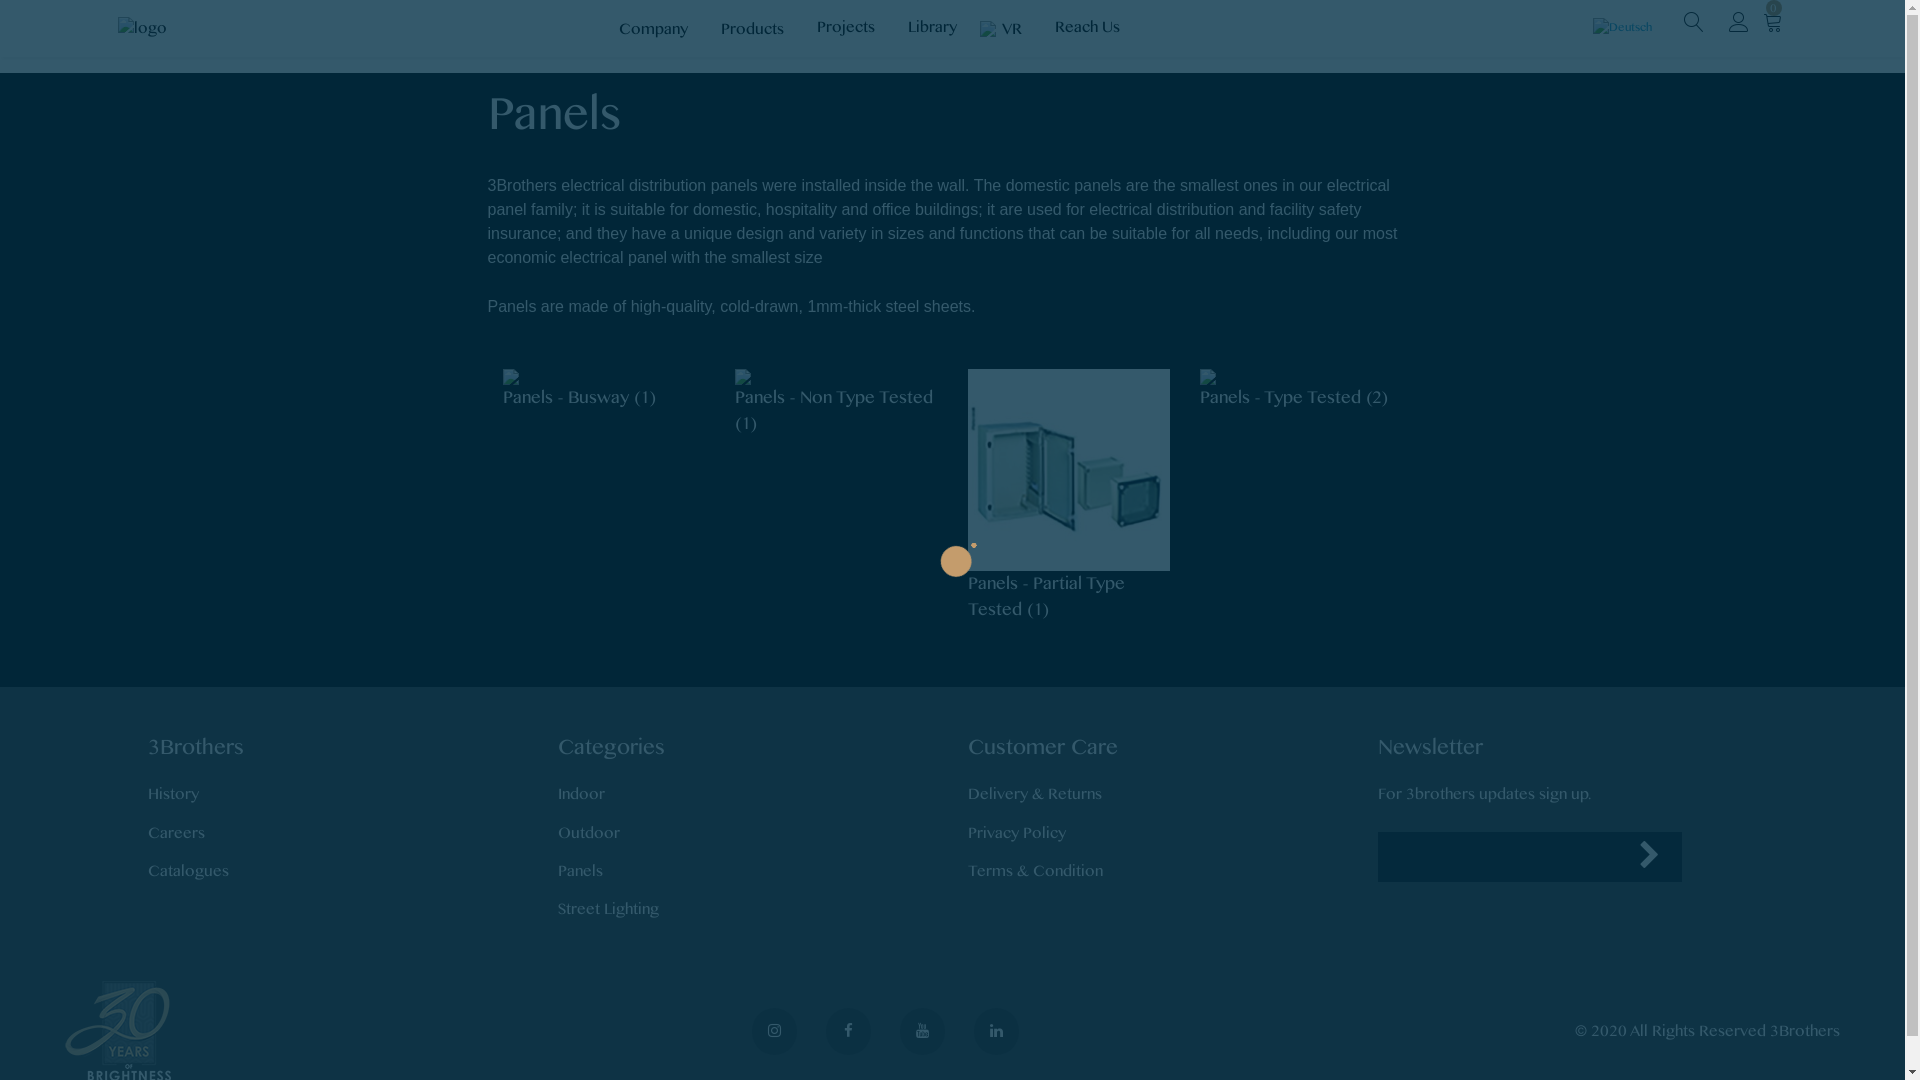 This screenshot has height=1080, width=1920. I want to click on 'Panels - Type Tested (2)', so click(1301, 388).